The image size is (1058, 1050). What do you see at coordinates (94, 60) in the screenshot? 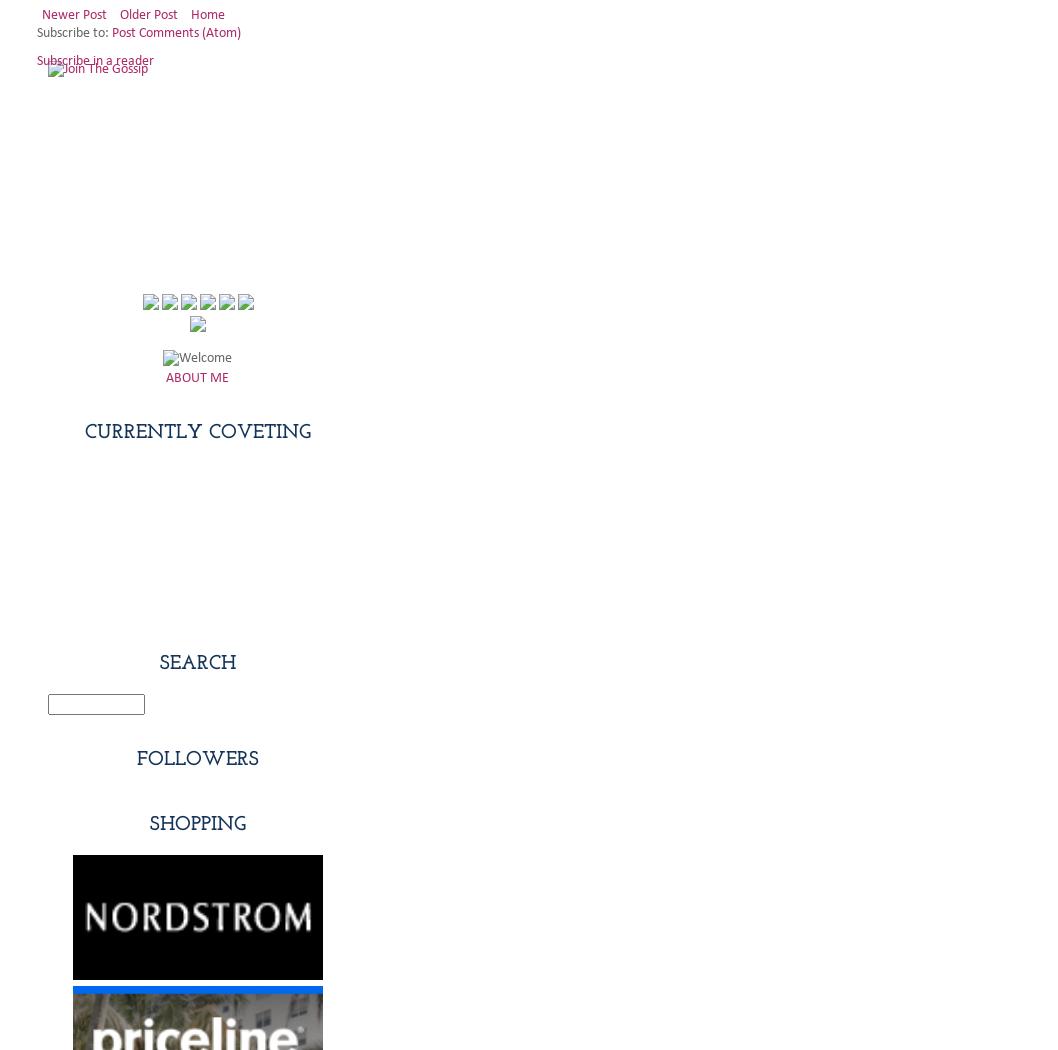
I see `'Subscribe in a reader'` at bounding box center [94, 60].